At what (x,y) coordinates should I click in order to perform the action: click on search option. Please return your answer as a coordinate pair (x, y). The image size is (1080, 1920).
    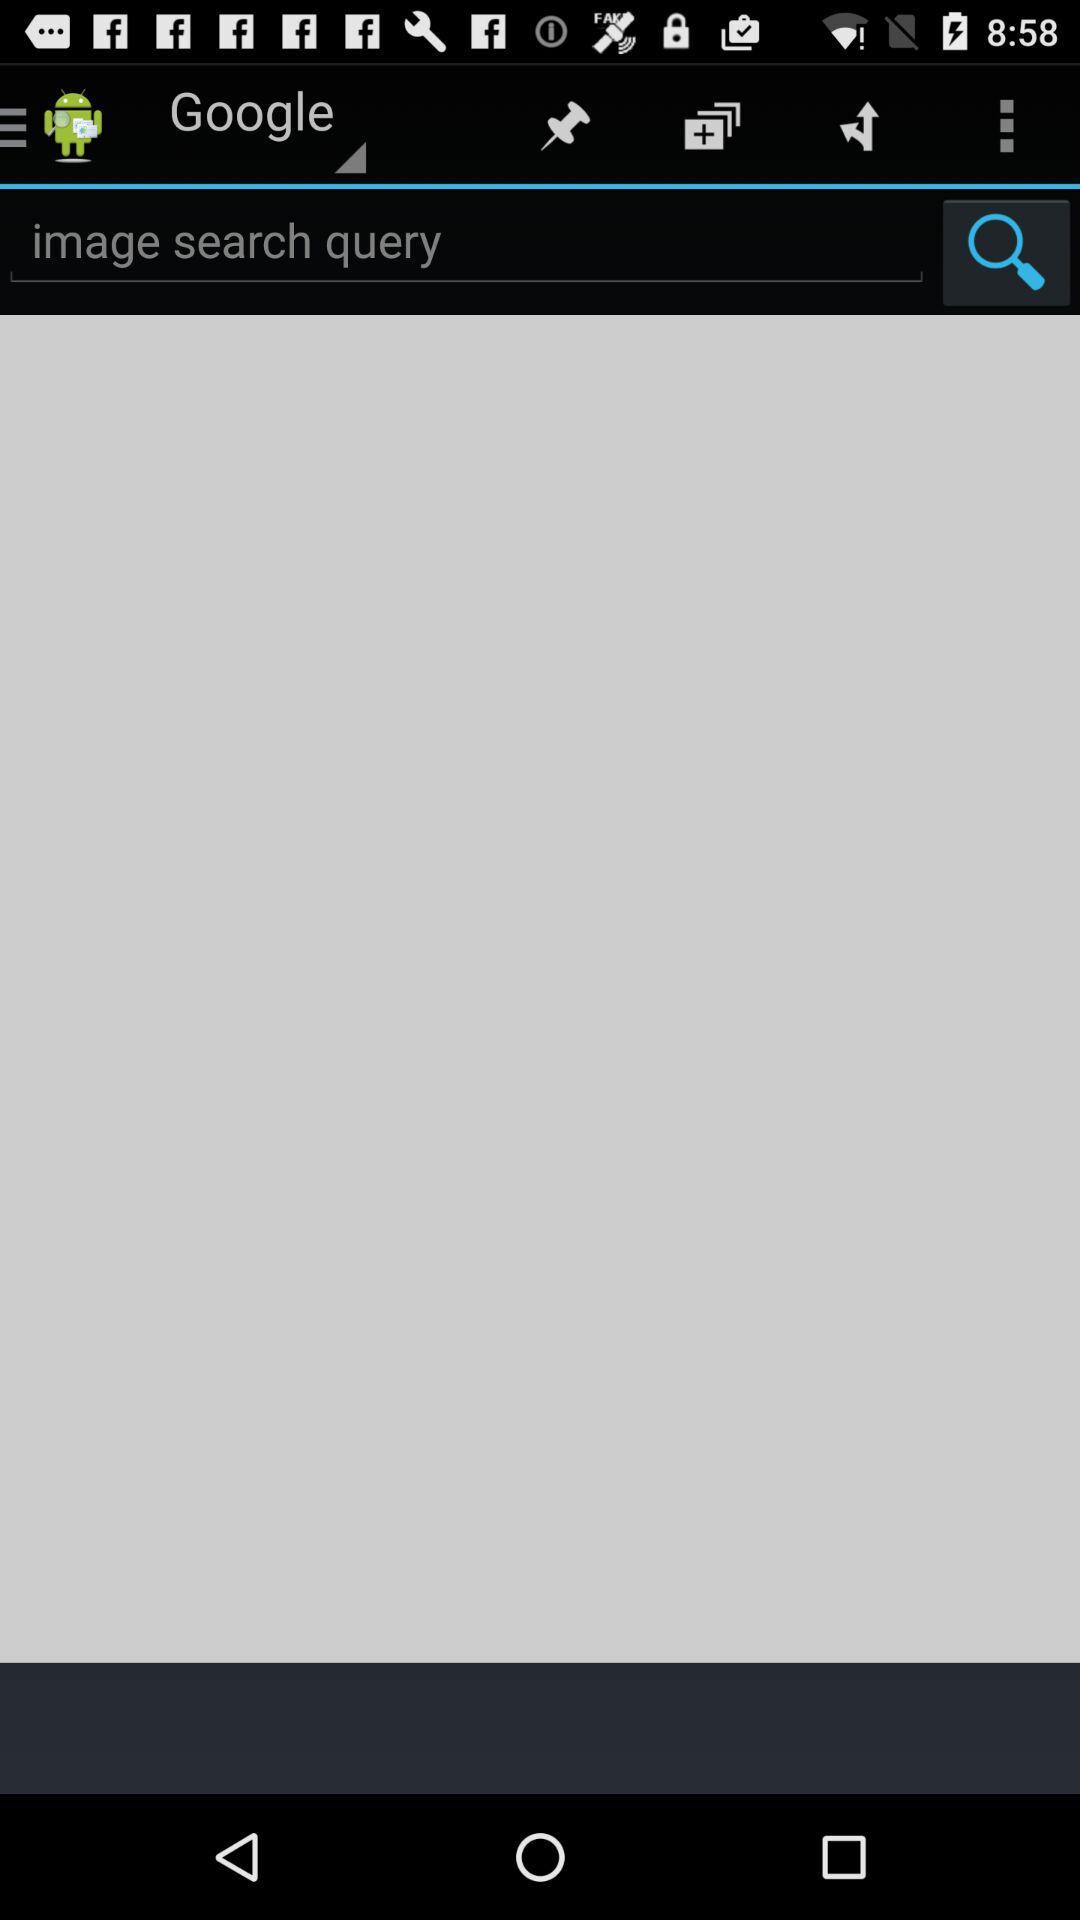
    Looking at the image, I should click on (466, 240).